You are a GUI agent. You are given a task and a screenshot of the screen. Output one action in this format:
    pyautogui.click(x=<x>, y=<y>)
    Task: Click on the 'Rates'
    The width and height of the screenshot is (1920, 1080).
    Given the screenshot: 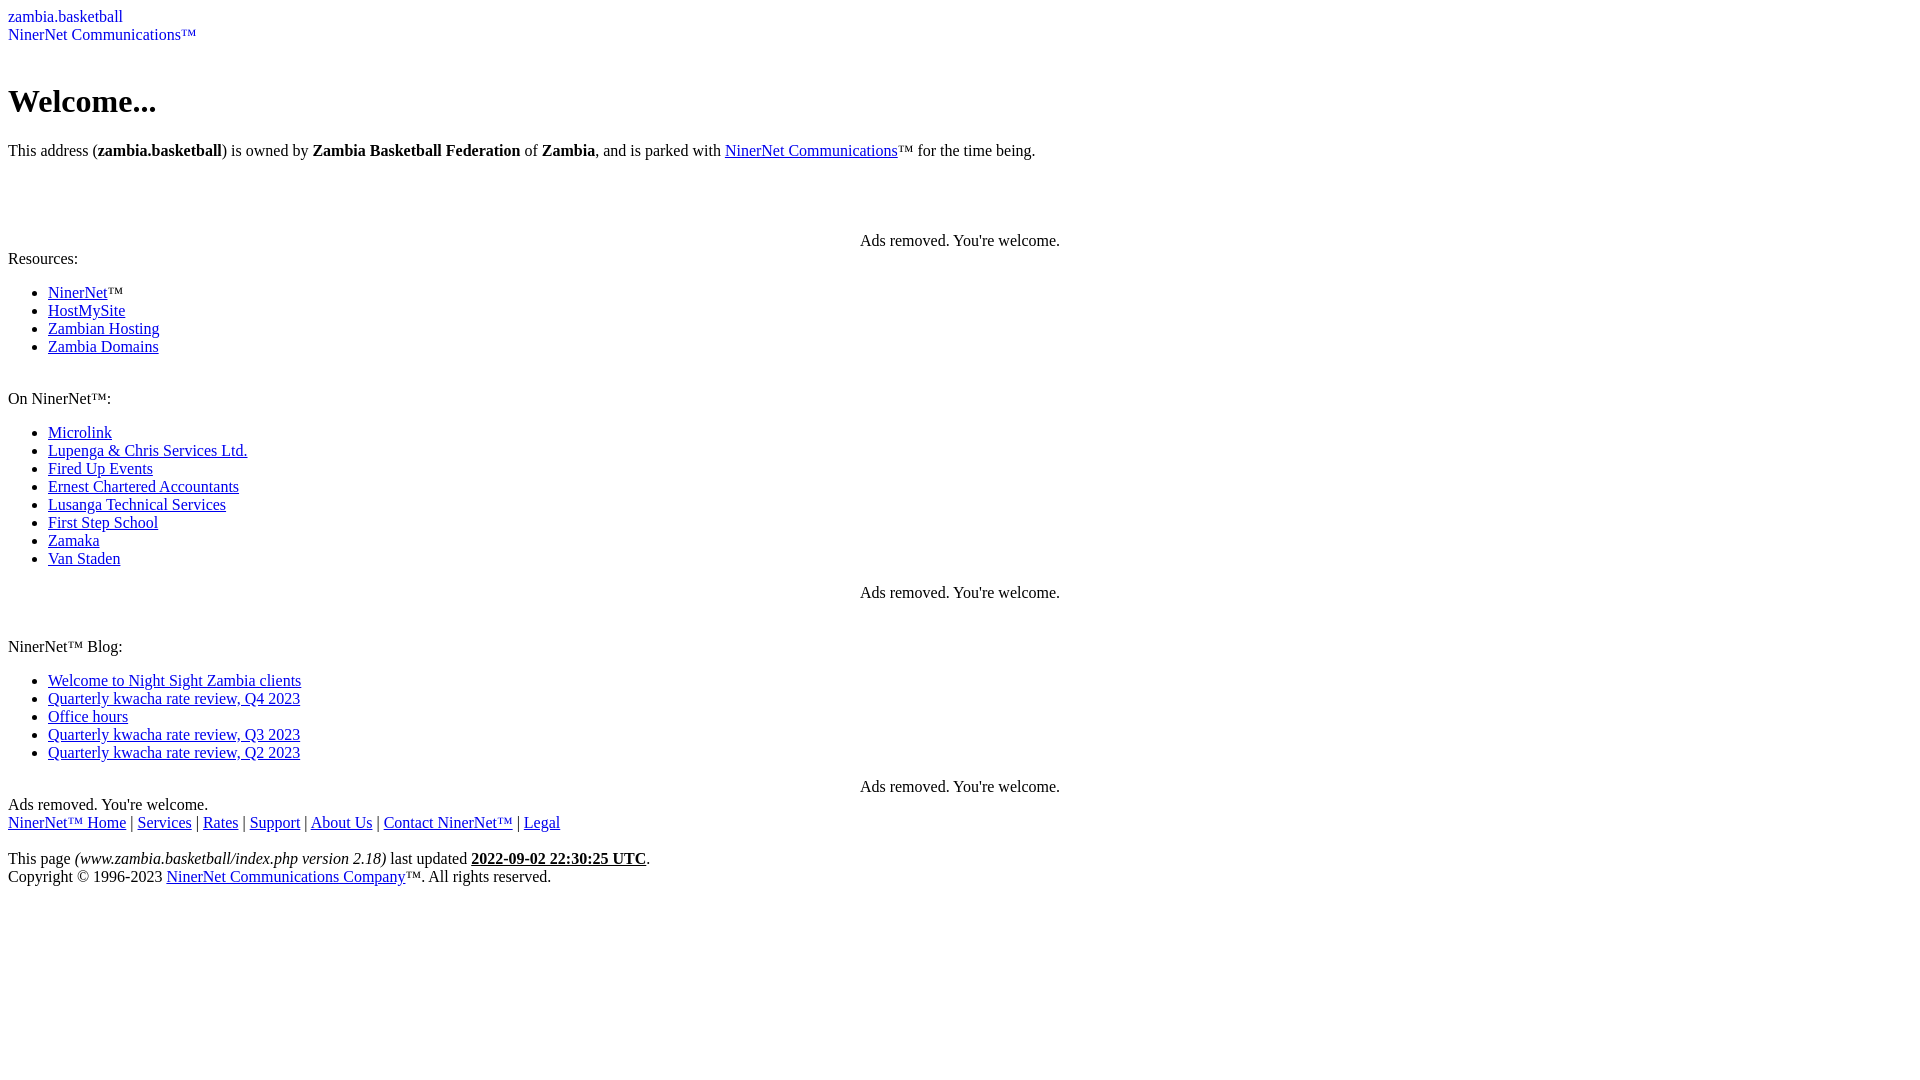 What is the action you would take?
    pyautogui.click(x=220, y=822)
    